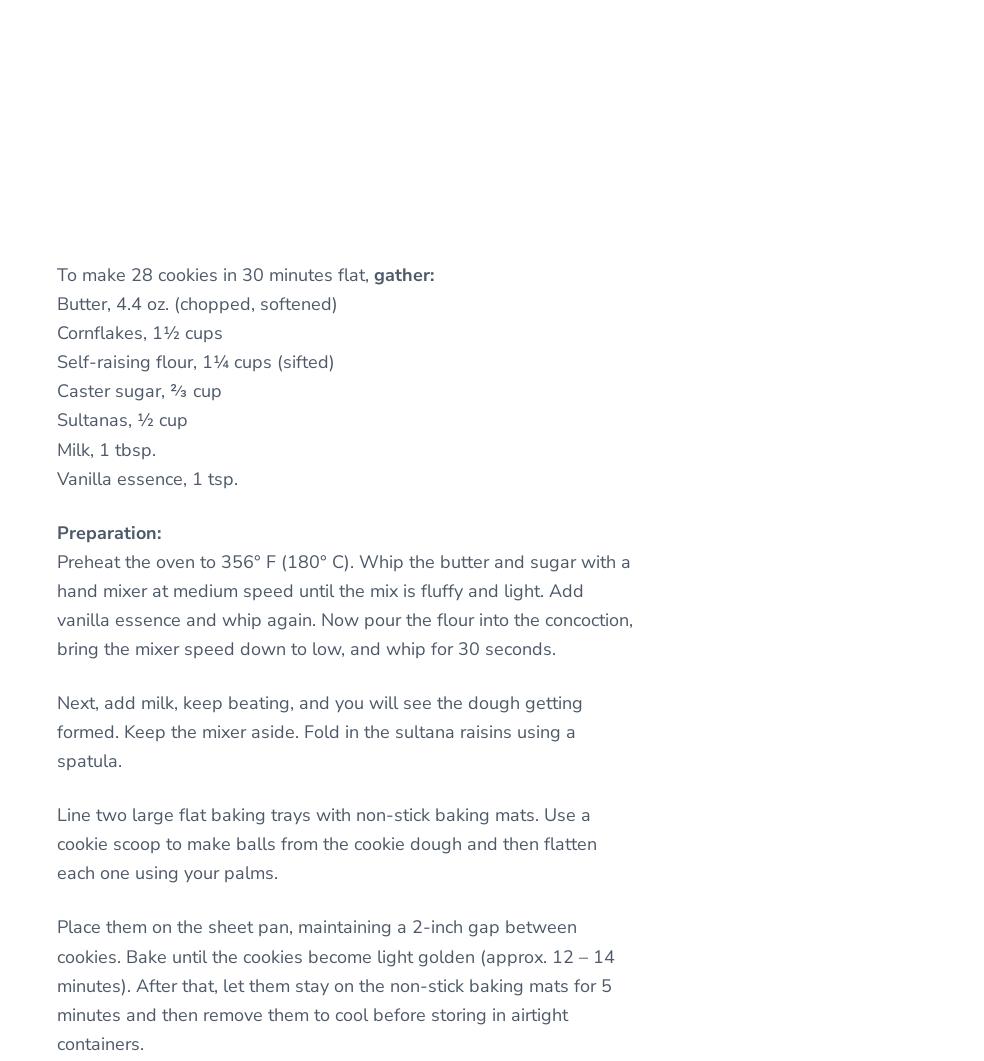 This screenshot has width=984, height=1061. I want to click on 'Milk, 1 tbsp.', so click(105, 449).